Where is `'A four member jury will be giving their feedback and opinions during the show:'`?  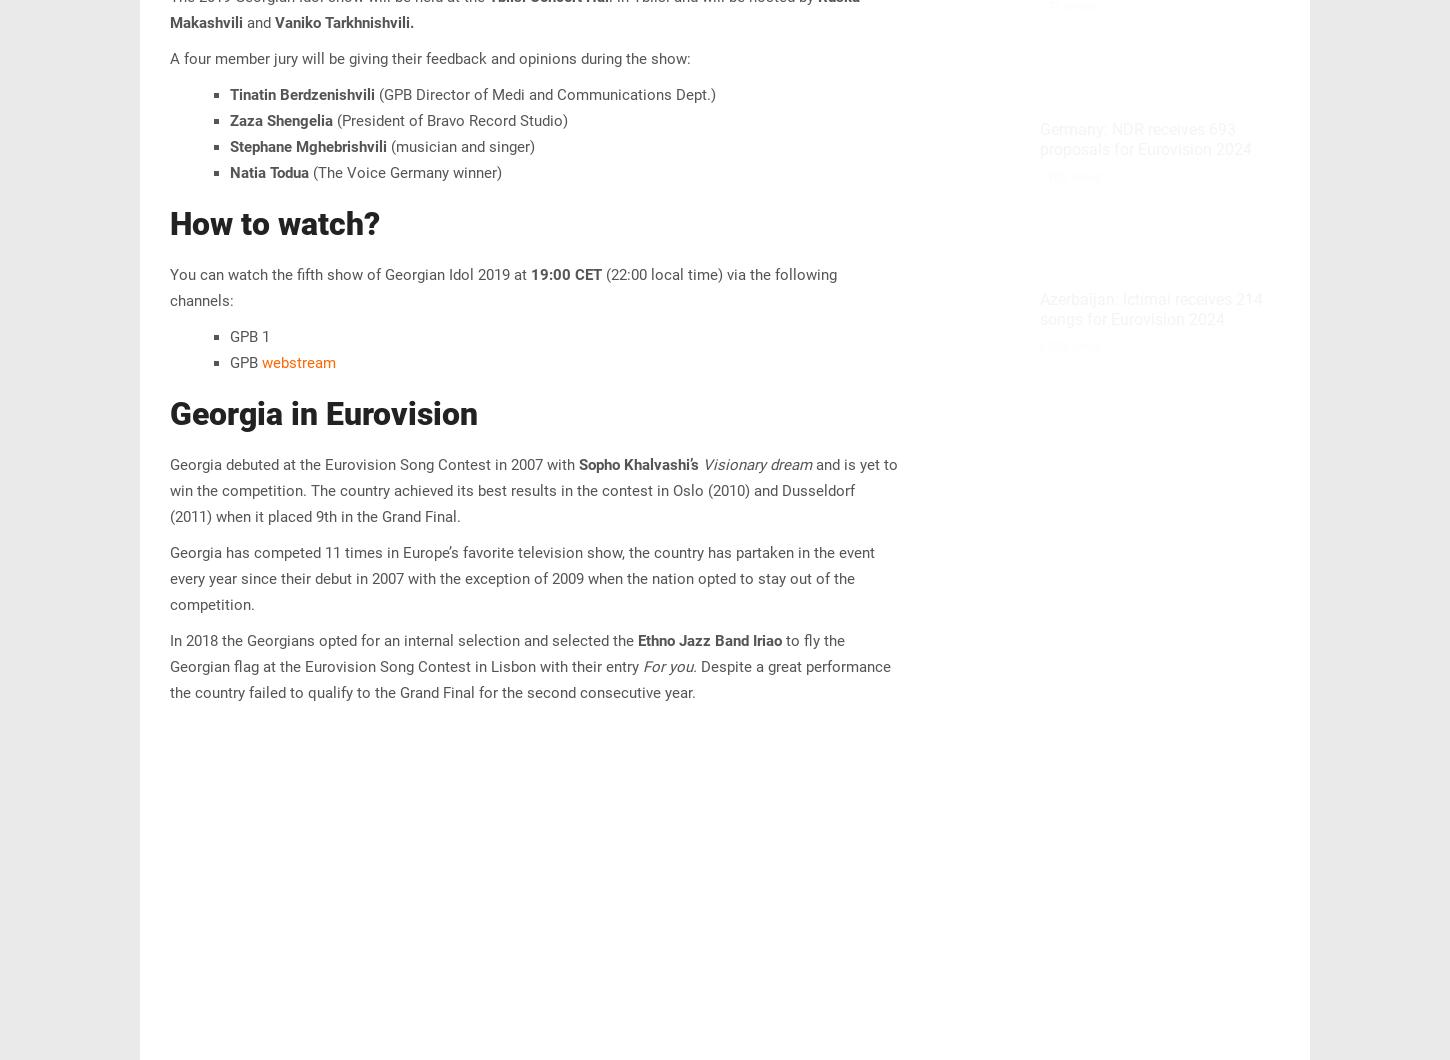 'A four member jury will be giving their feedback and opinions during the show:' is located at coordinates (429, 59).